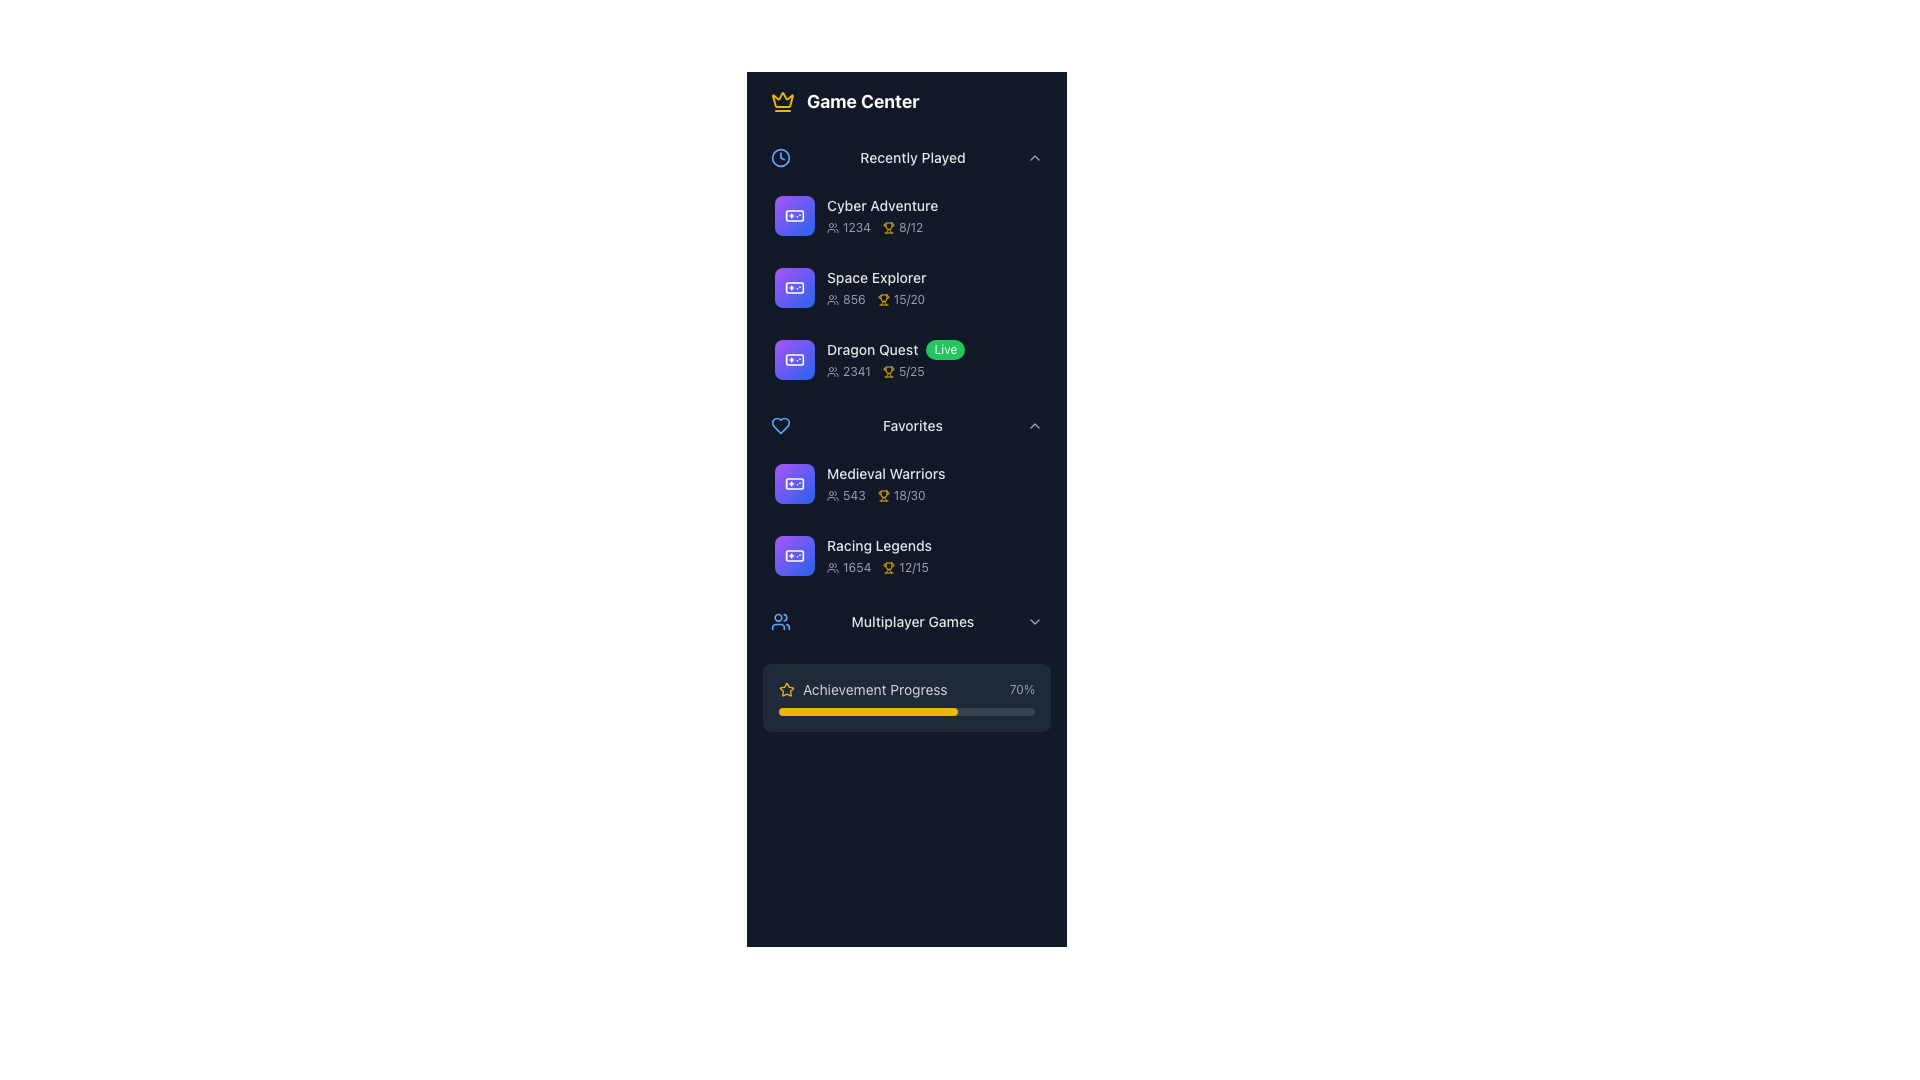 Image resolution: width=1920 pixels, height=1080 pixels. Describe the element at coordinates (944, 349) in the screenshot. I see `the Status badge indicating that 'Dragon Quest' is currently live, located to the right of the text 'Dragon Quest' in the 'Recently Played' section` at that location.